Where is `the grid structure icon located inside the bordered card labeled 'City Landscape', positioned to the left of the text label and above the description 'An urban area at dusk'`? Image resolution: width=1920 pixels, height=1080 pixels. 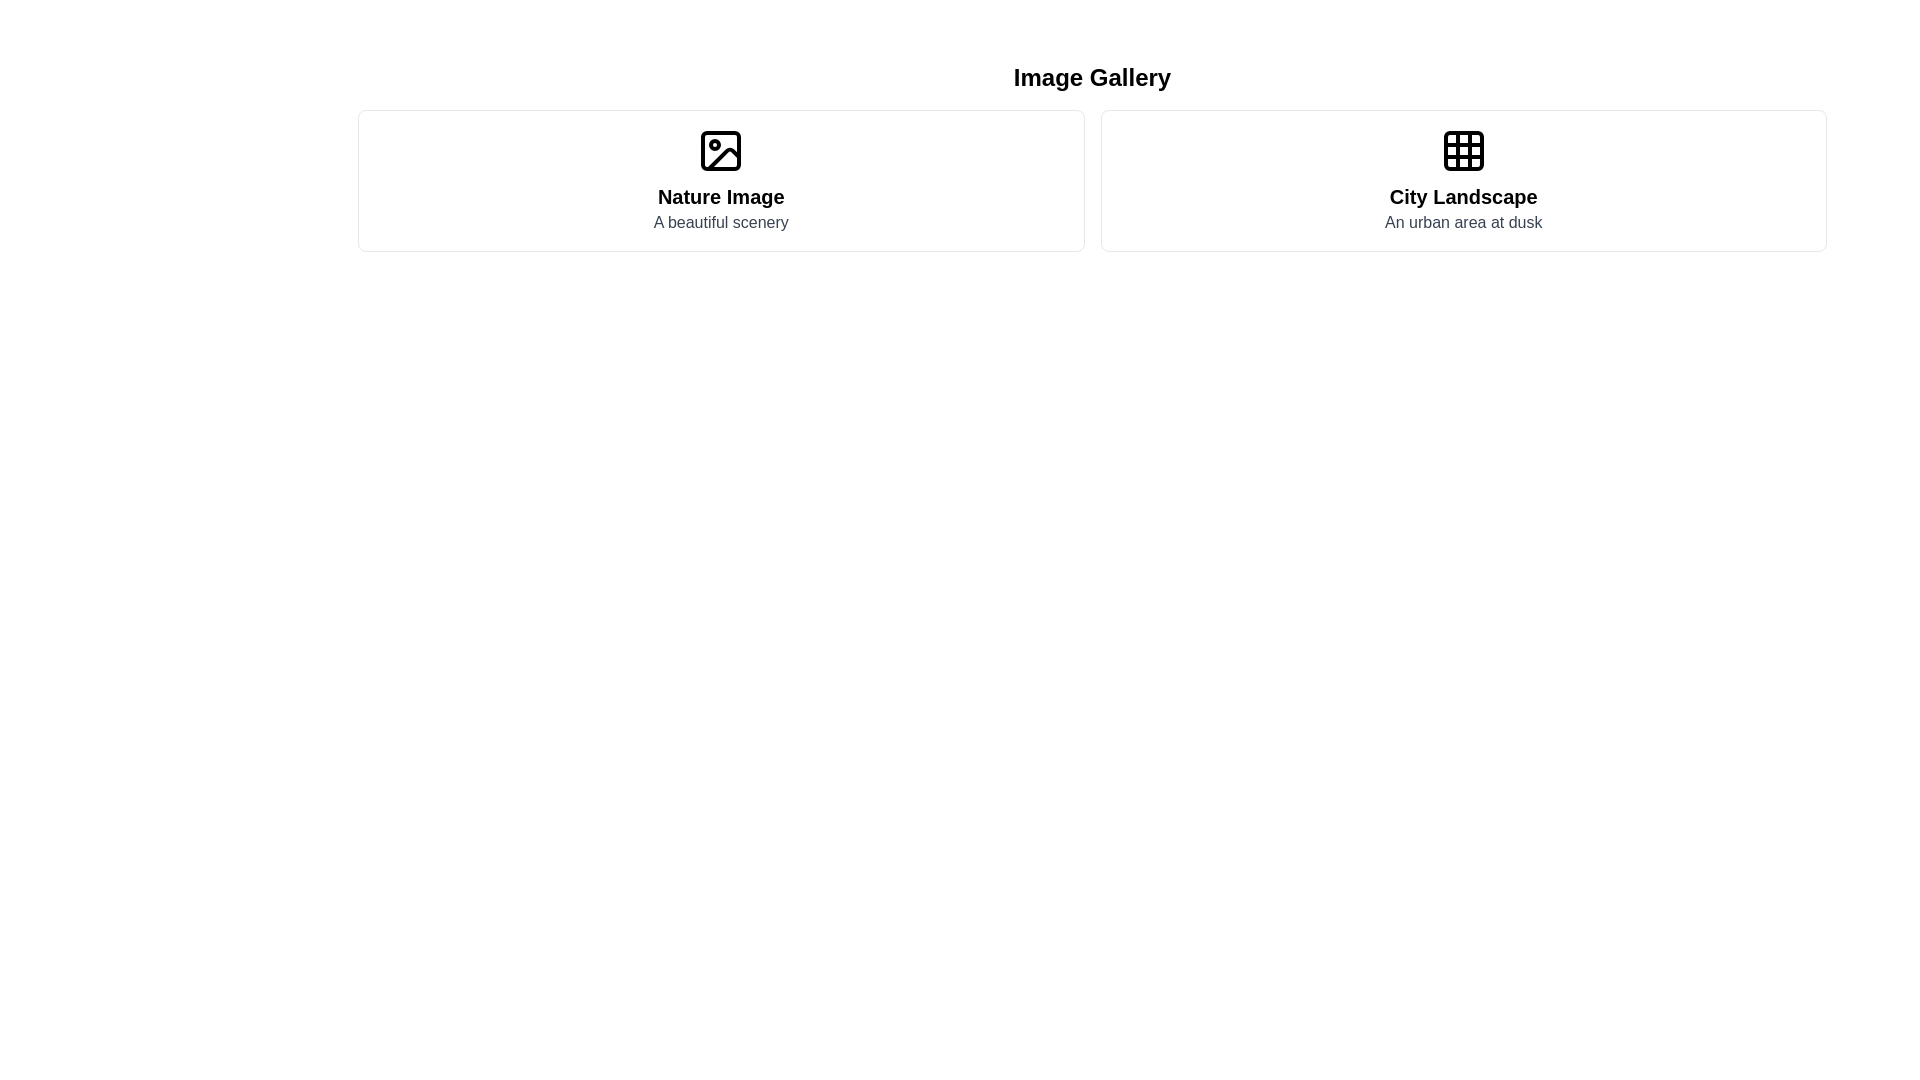
the grid structure icon located inside the bordered card labeled 'City Landscape', positioned to the left of the text label and above the description 'An urban area at dusk' is located at coordinates (1463, 149).